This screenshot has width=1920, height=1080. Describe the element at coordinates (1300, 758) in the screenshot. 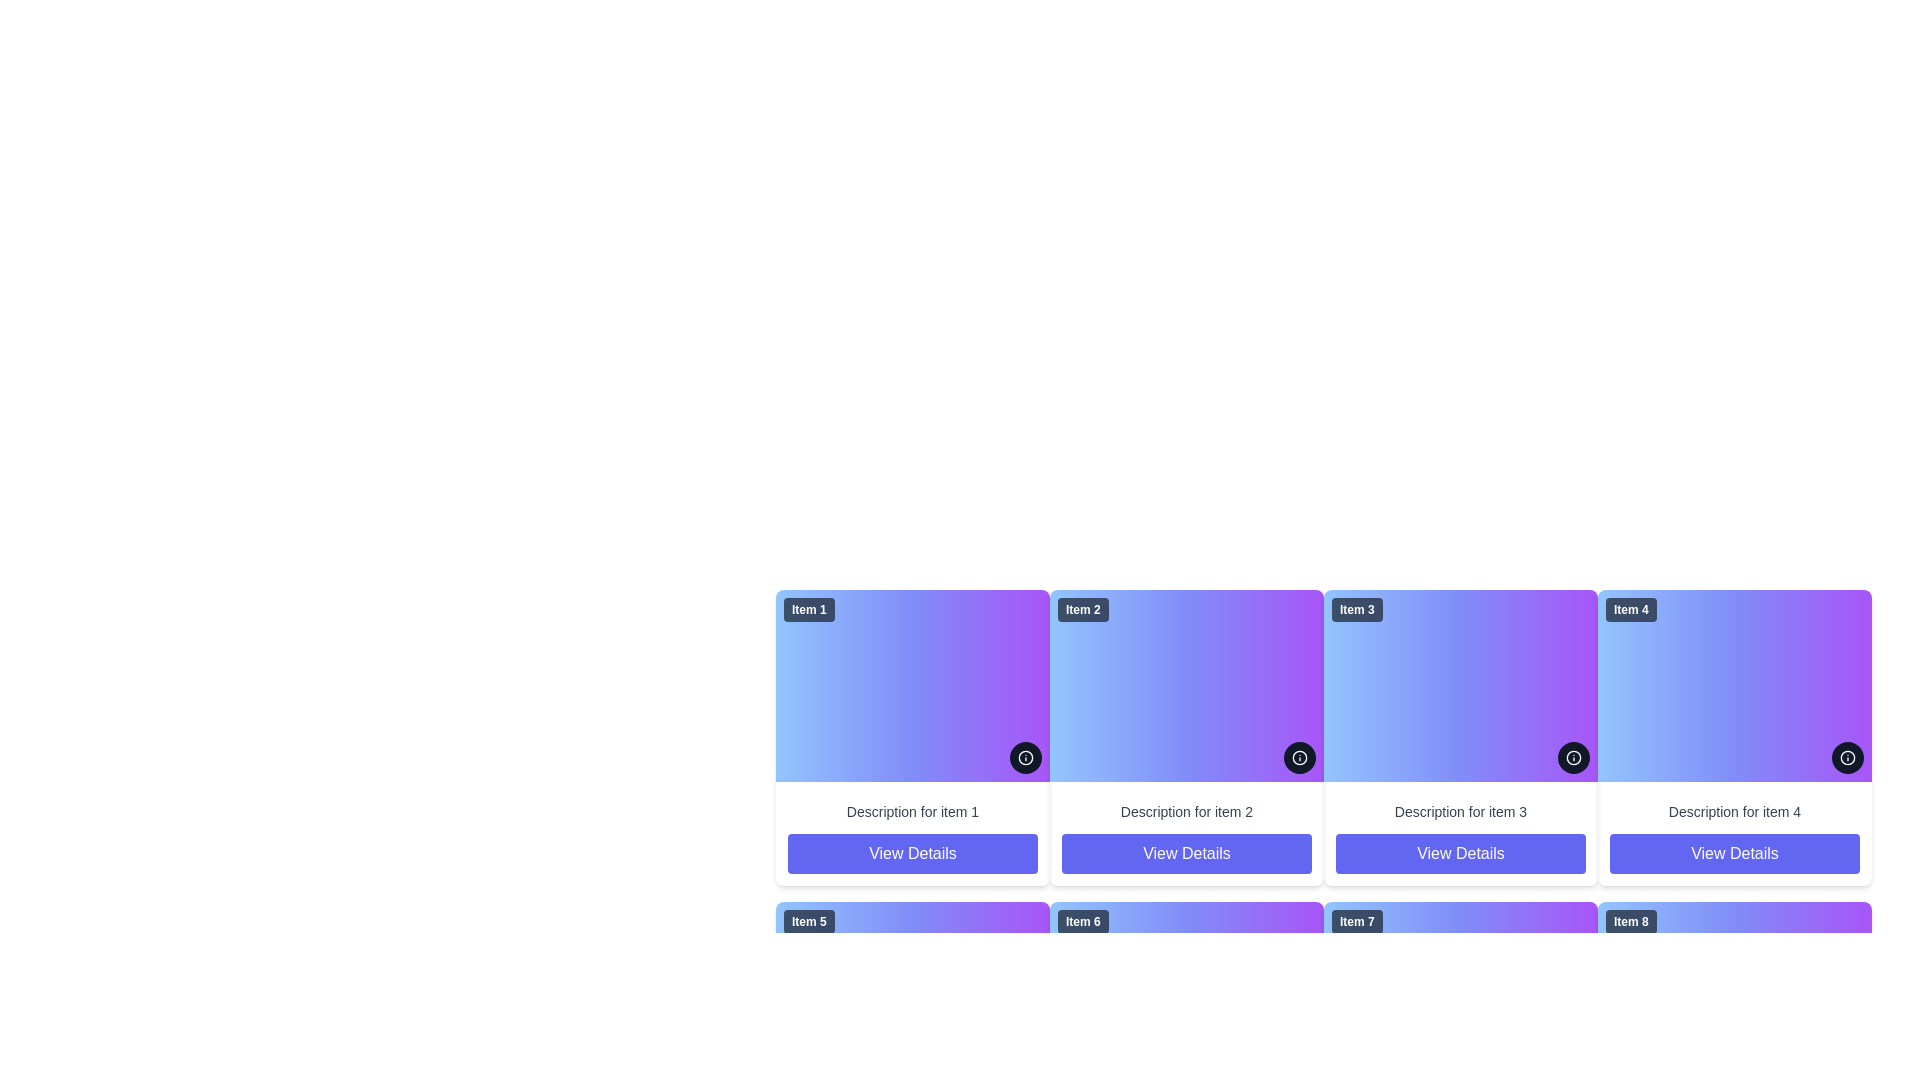

I see `the circular button with a dark background and an information icon located at the bottom-right corner of the card for 'Item 2'` at that location.